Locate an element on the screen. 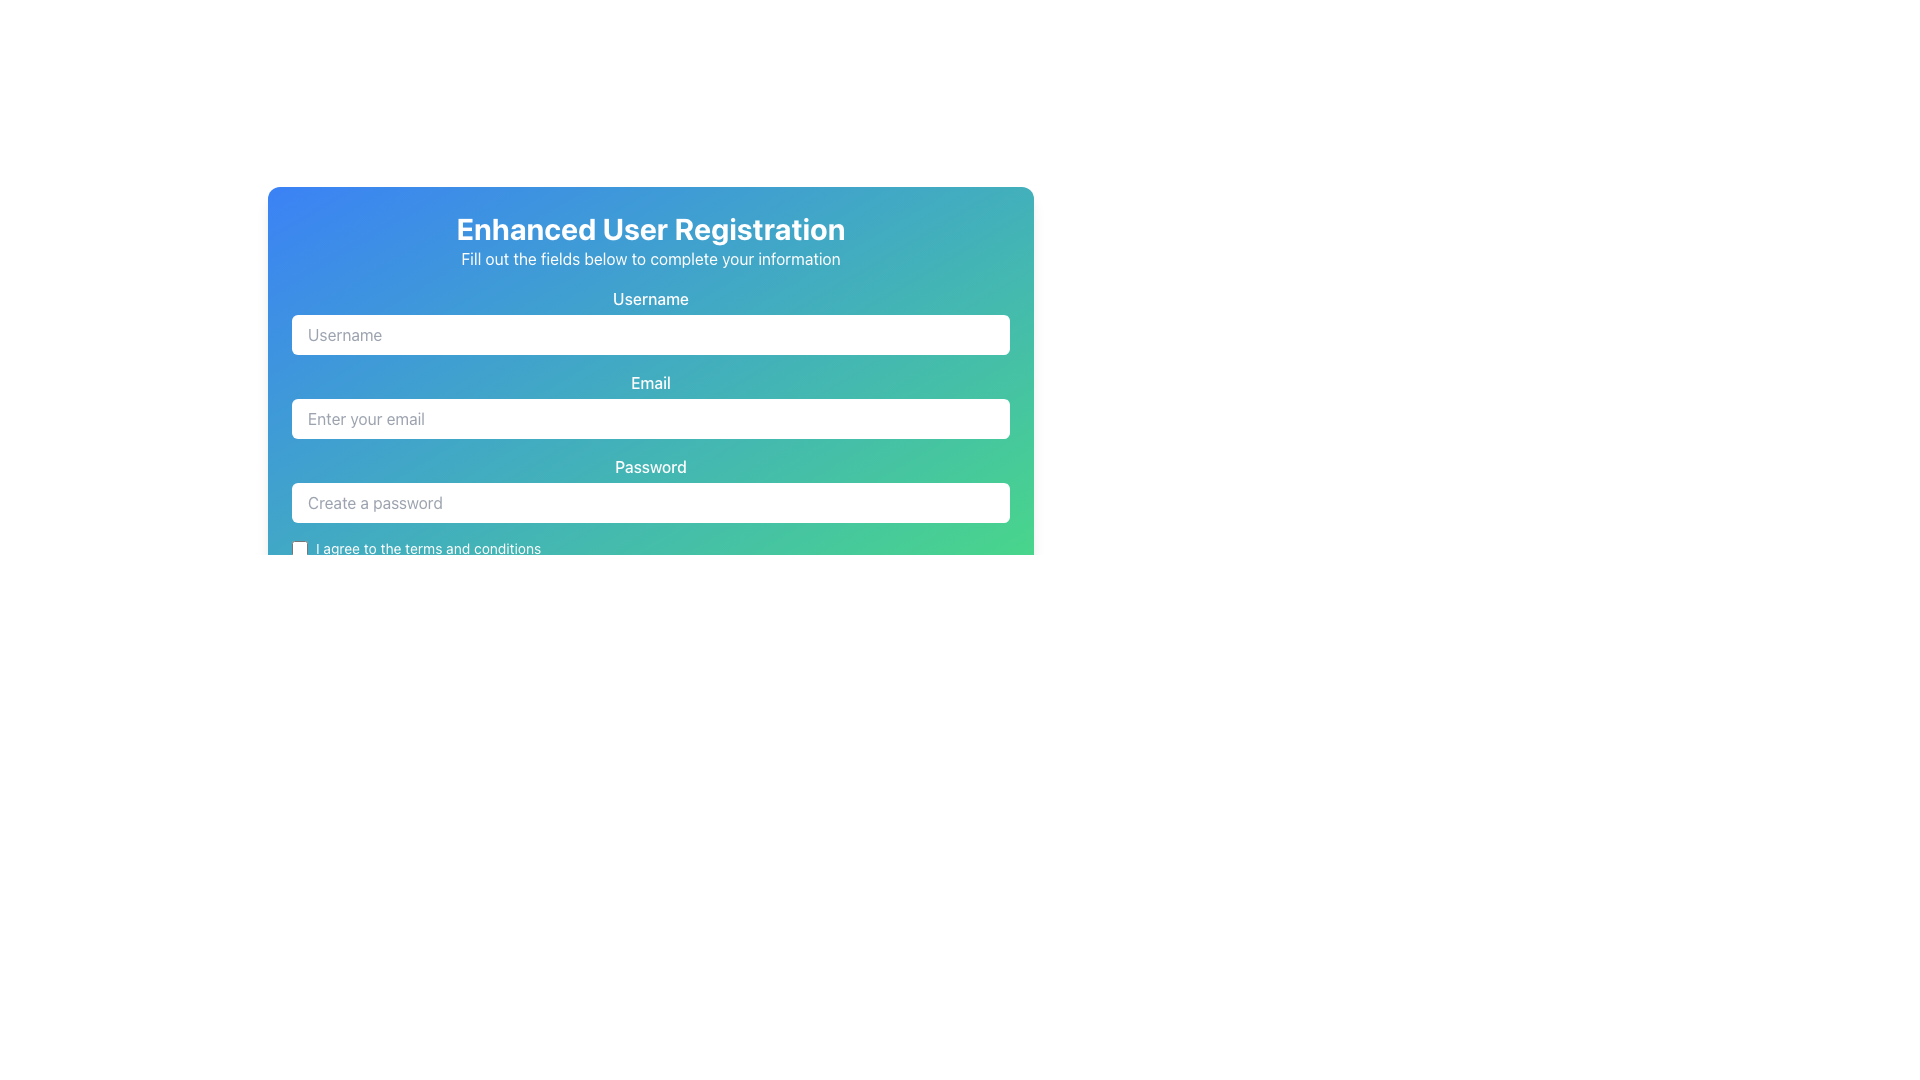 This screenshot has width=1920, height=1080. legal agreement text label located to the right of the checkbox, positioned below the password input field is located at coordinates (427, 548).